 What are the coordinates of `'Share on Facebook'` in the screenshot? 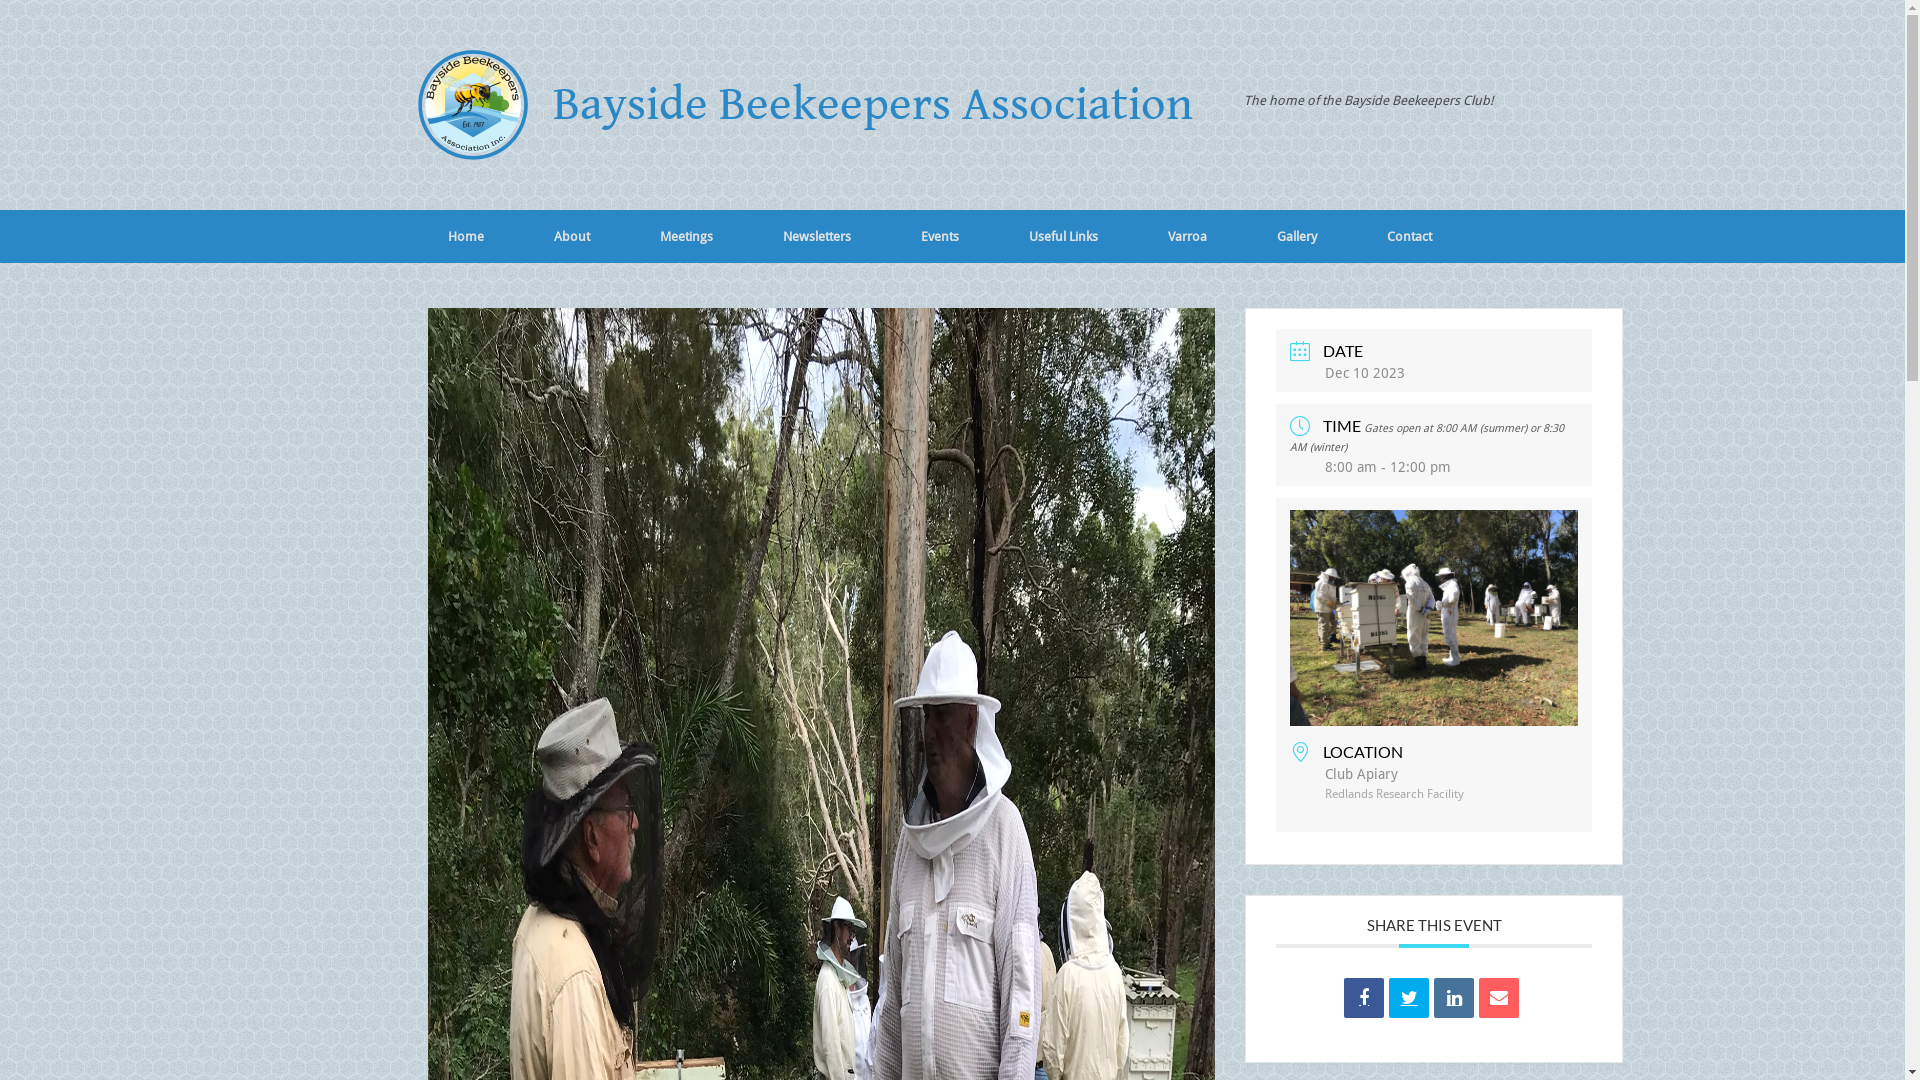 It's located at (1362, 998).